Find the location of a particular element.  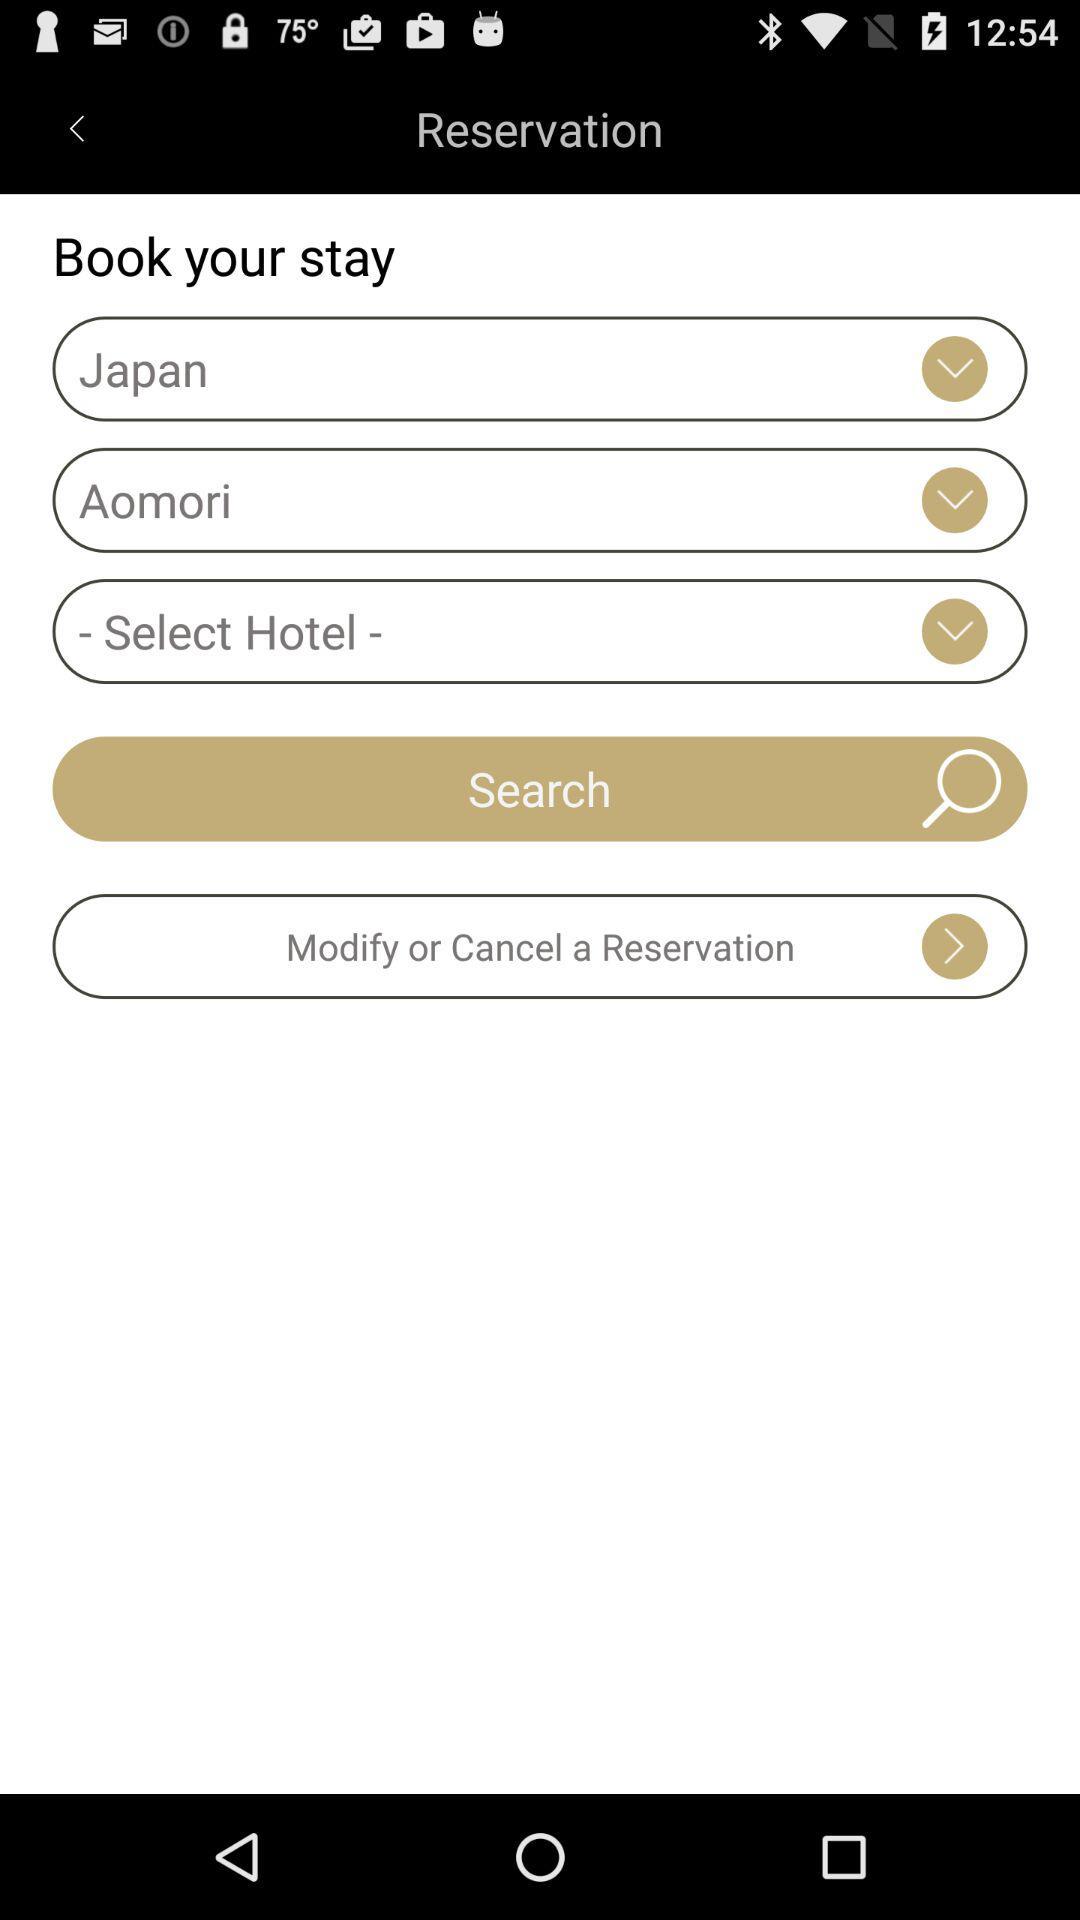

icon to the left of the reservation app is located at coordinates (75, 127).